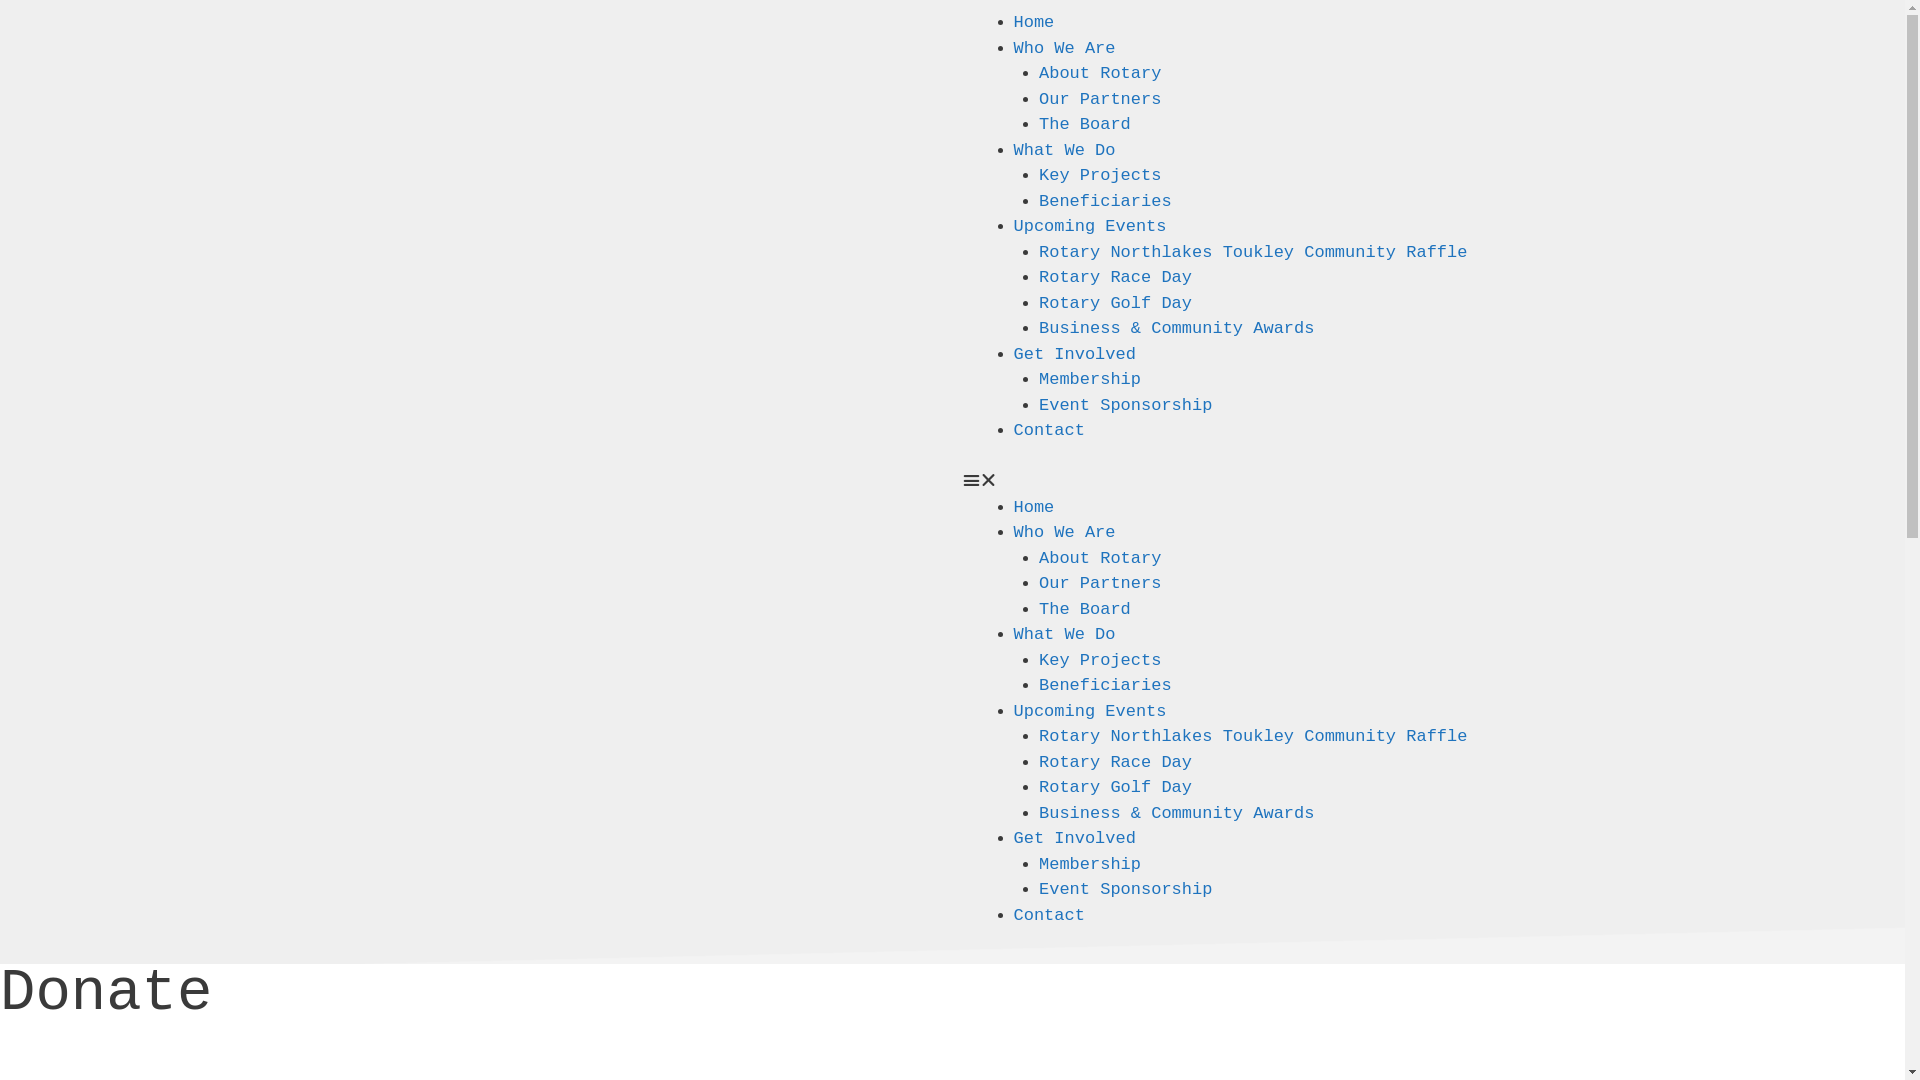 The width and height of the screenshot is (1920, 1080). Describe the element at coordinates (1038, 201) in the screenshot. I see `'Beneficiaries'` at that location.